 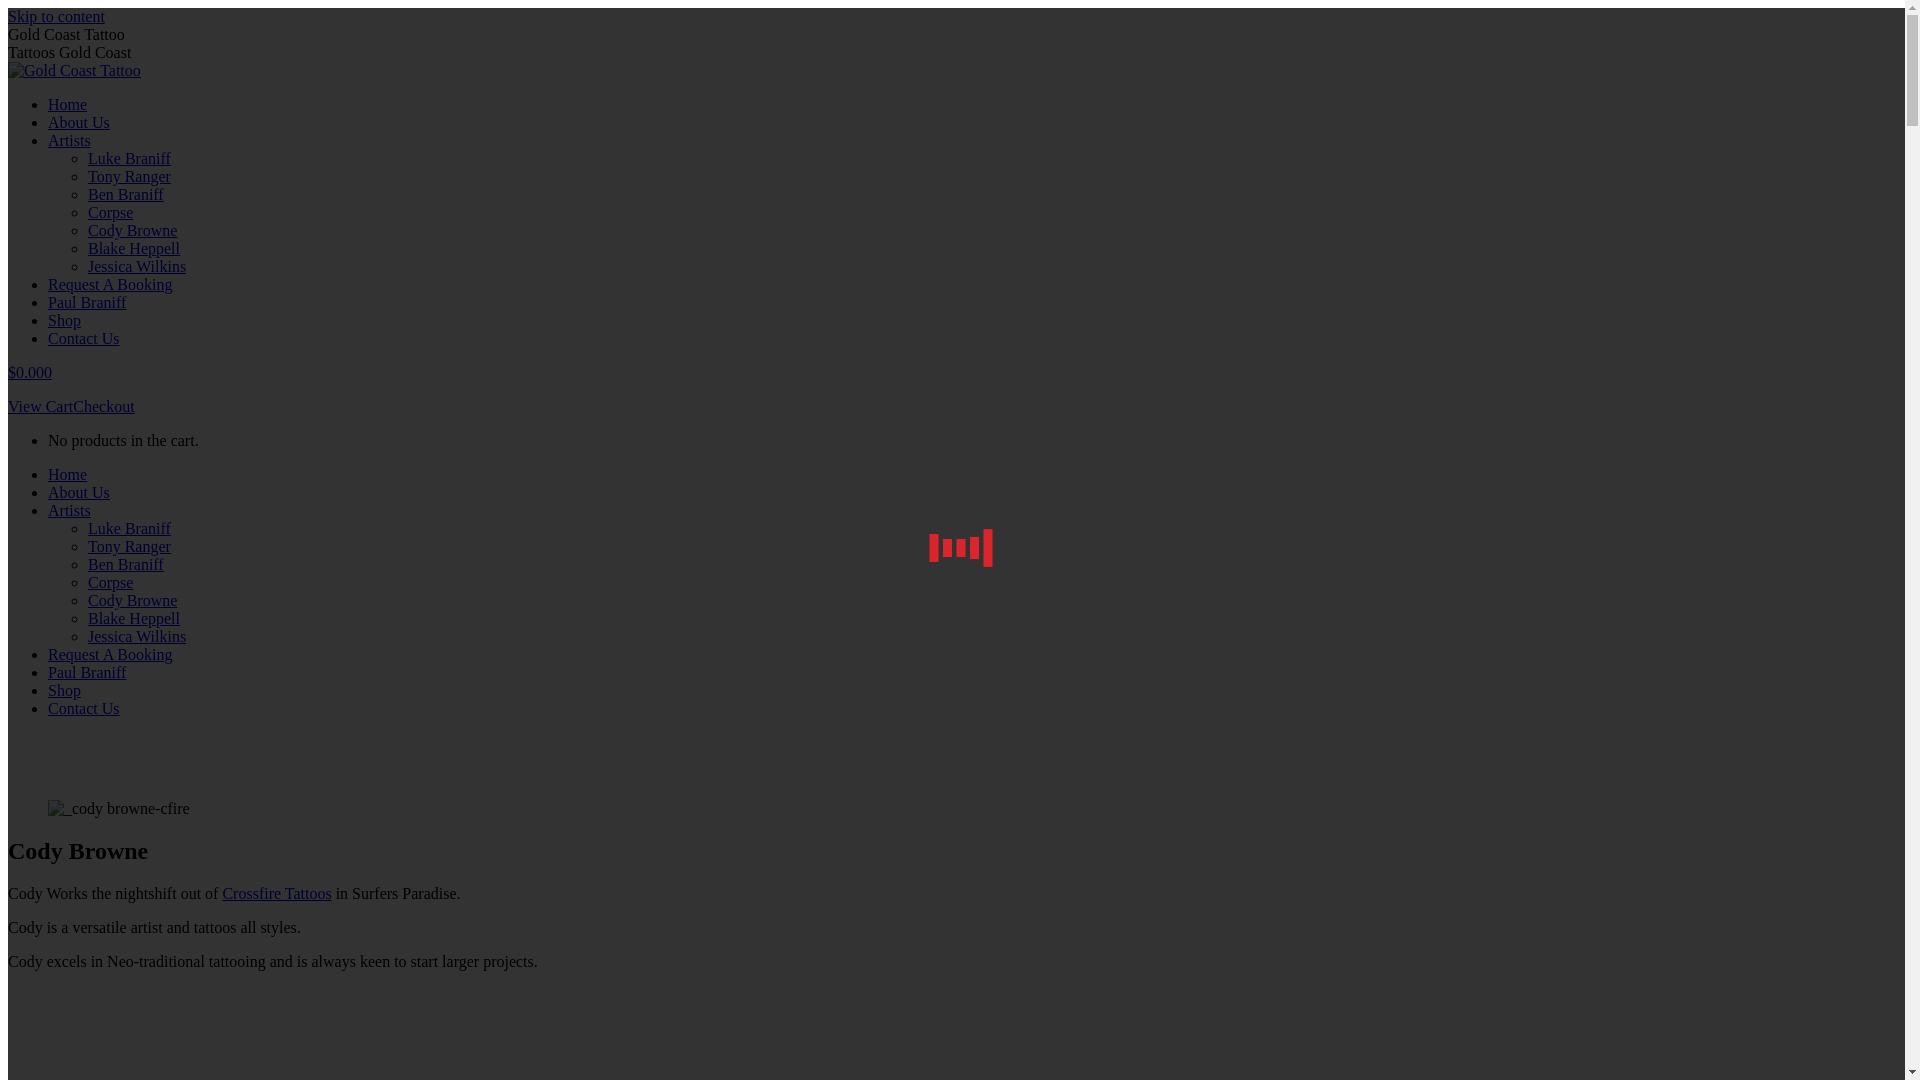 I want to click on 'Paul Braniff', so click(x=48, y=302).